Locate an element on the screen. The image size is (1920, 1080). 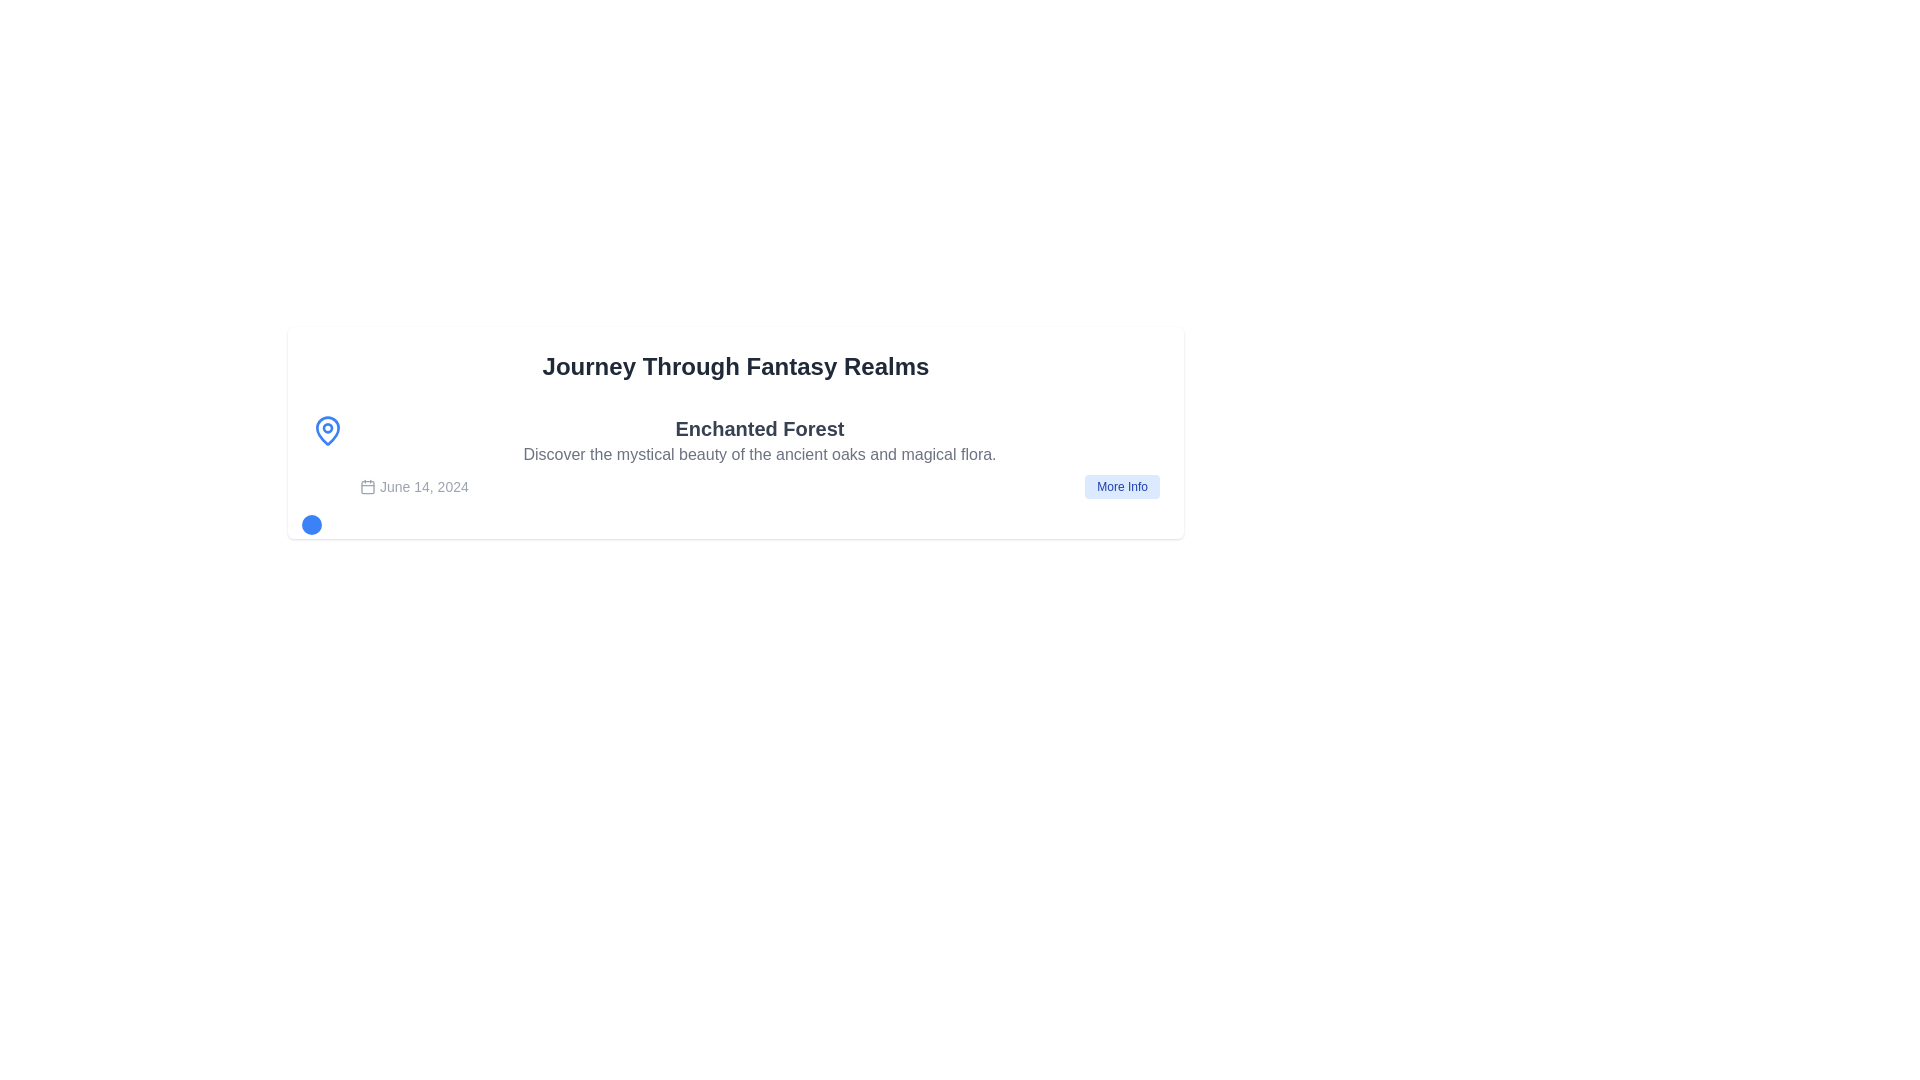
the calendar icon representing the date 'June 14, 2024', located to the left of the associated text is located at coordinates (368, 486).